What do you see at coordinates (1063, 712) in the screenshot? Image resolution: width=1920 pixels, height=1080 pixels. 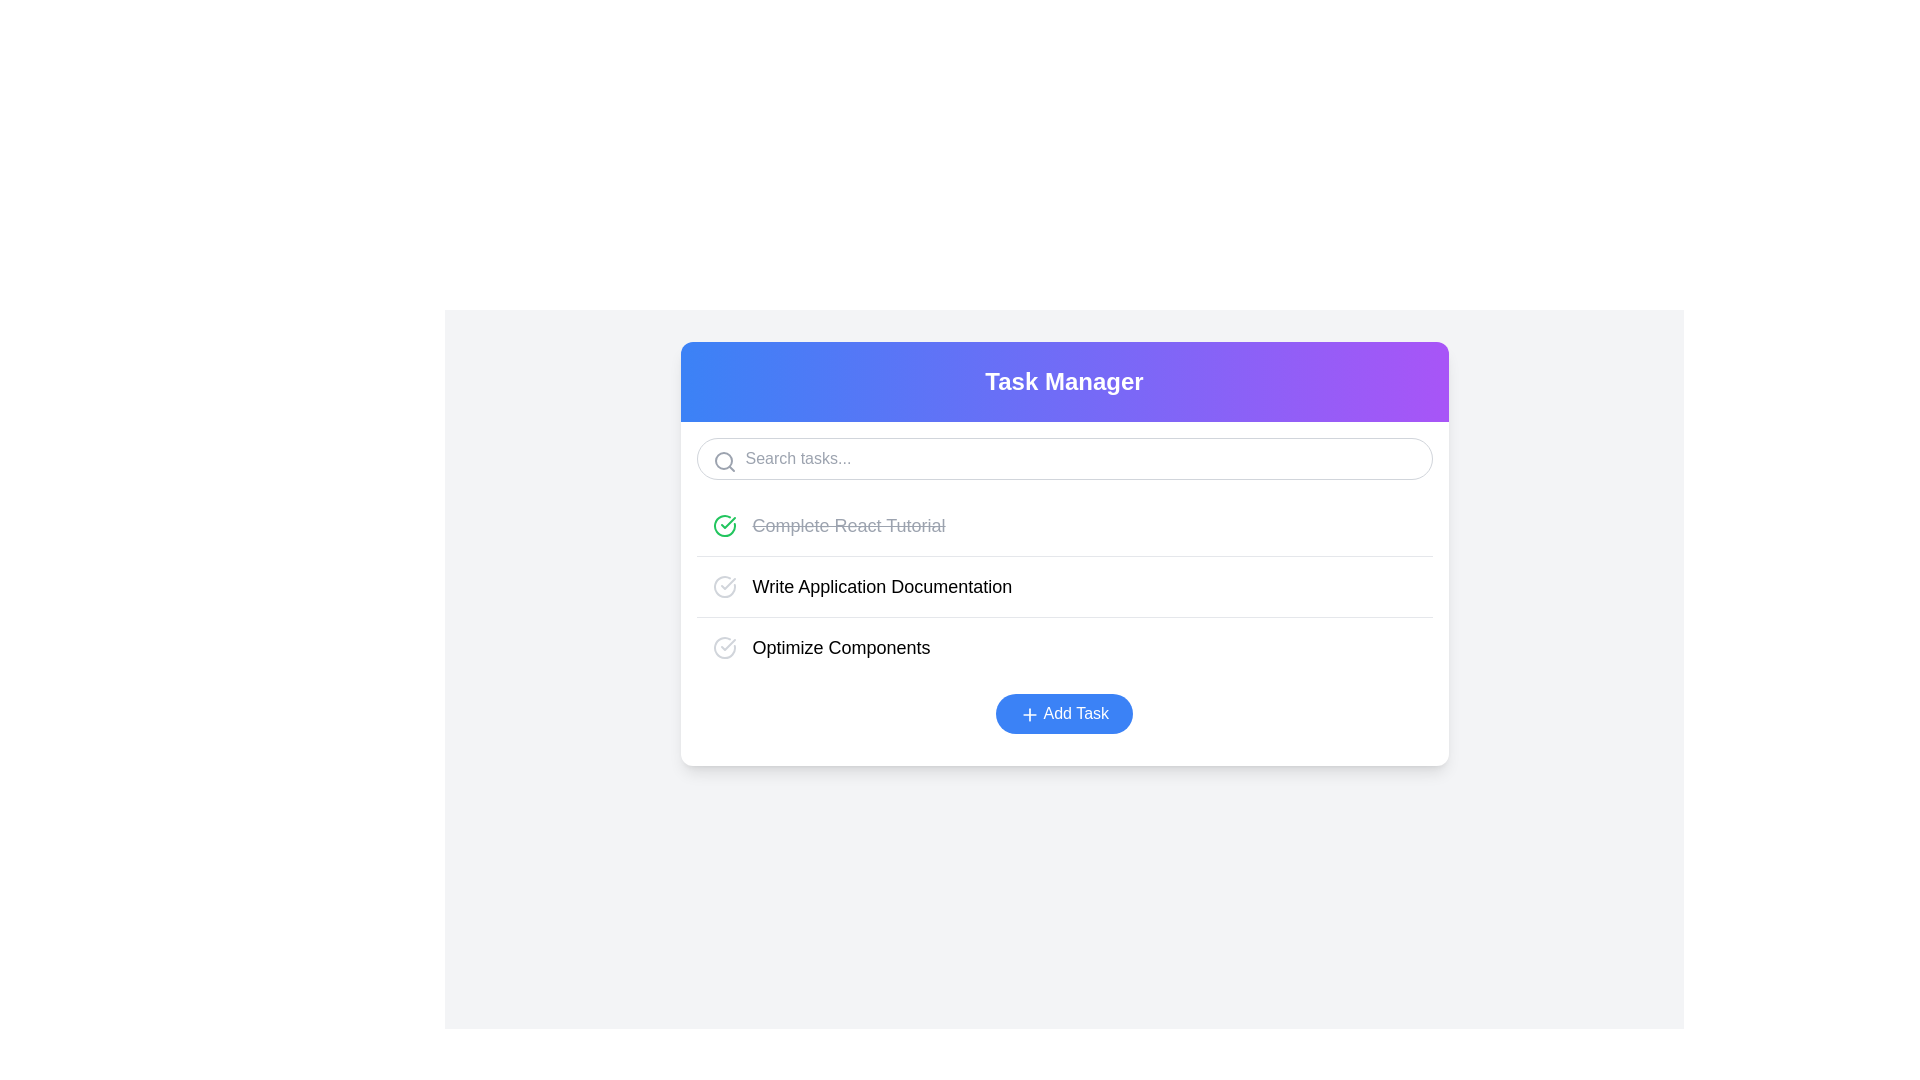 I see `the 'Add Task' button located at the bottom of the 'Task Manager' interface for keyboard navigation` at bounding box center [1063, 712].